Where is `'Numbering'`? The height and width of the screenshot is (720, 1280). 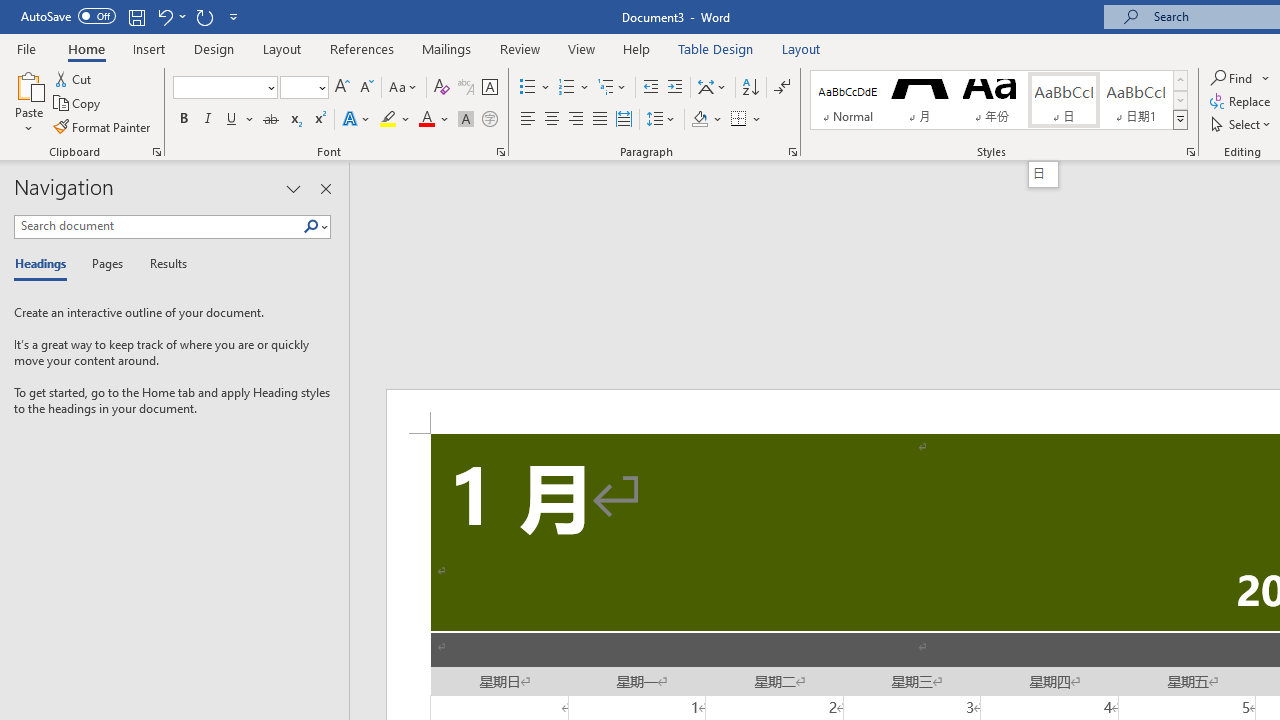
'Numbering' is located at coordinates (573, 86).